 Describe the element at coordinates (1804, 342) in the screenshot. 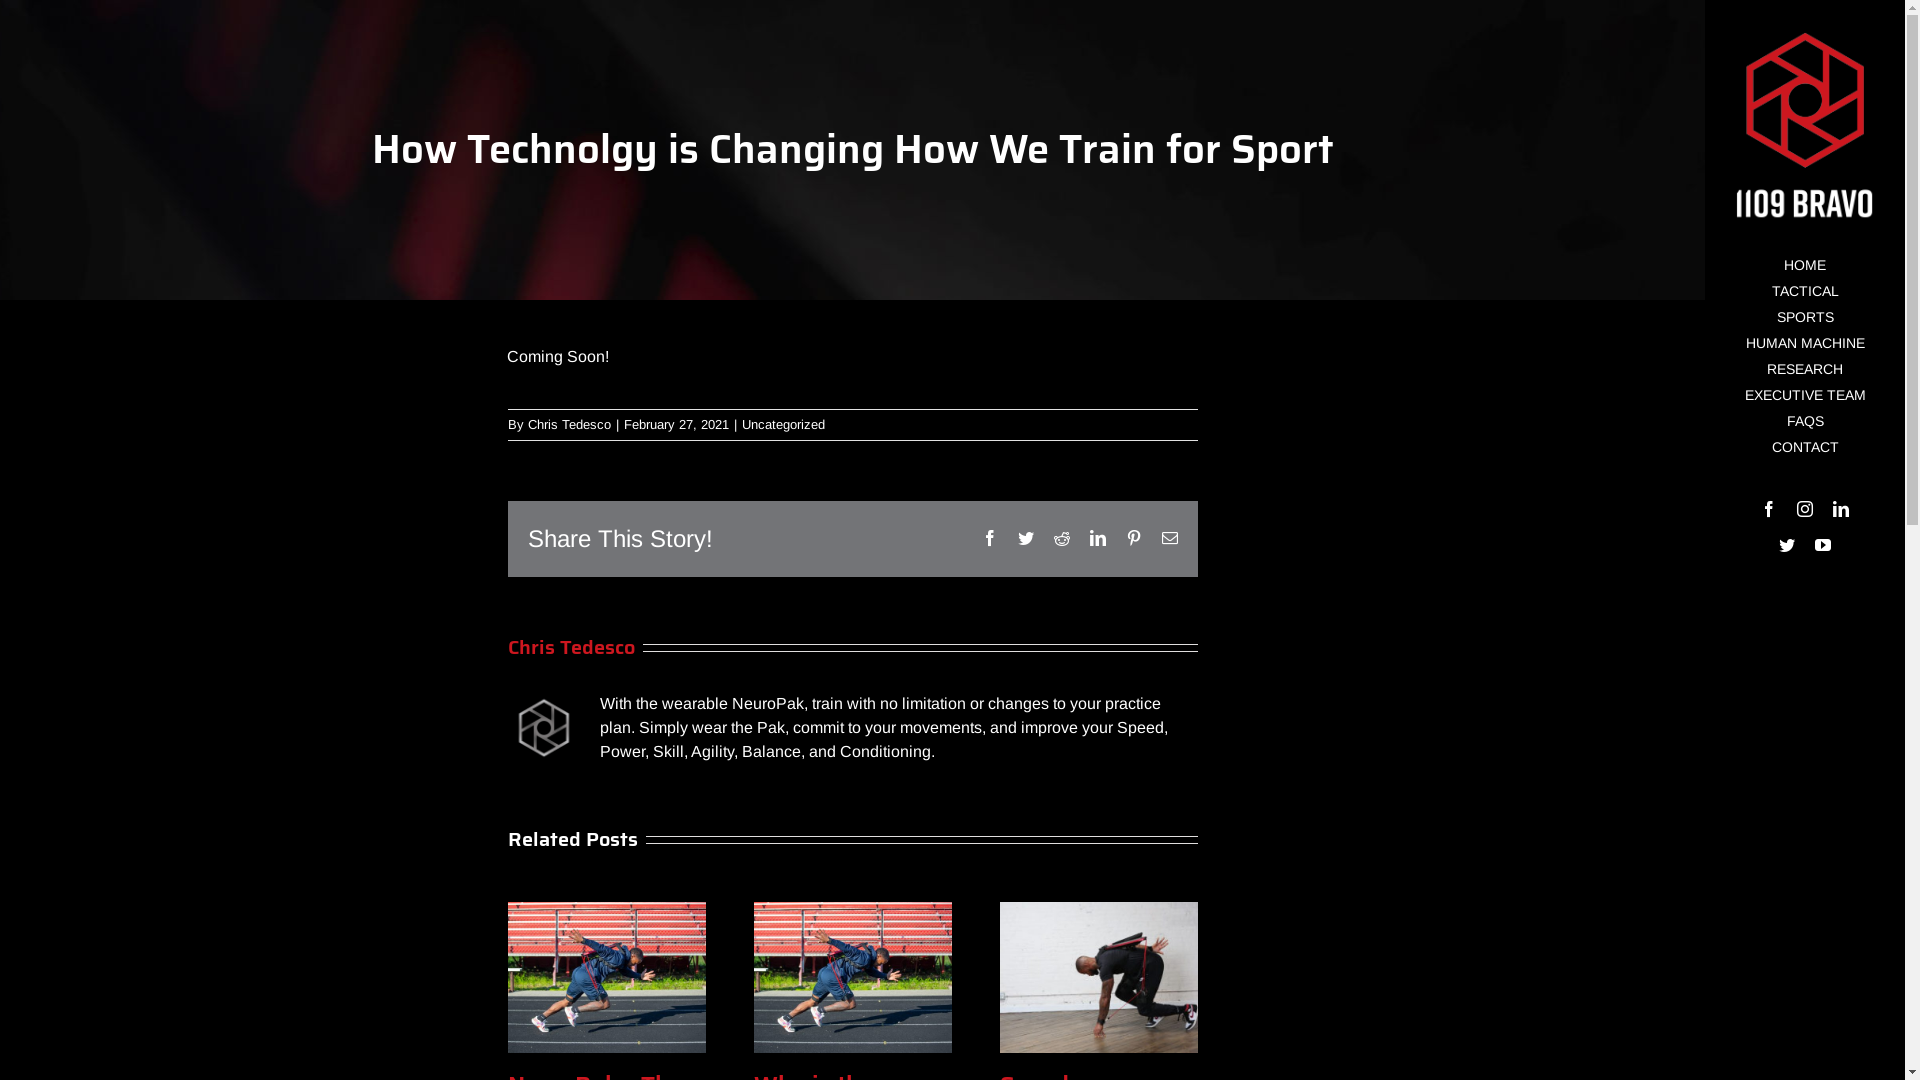

I see `'HUMAN MACHINE'` at that location.